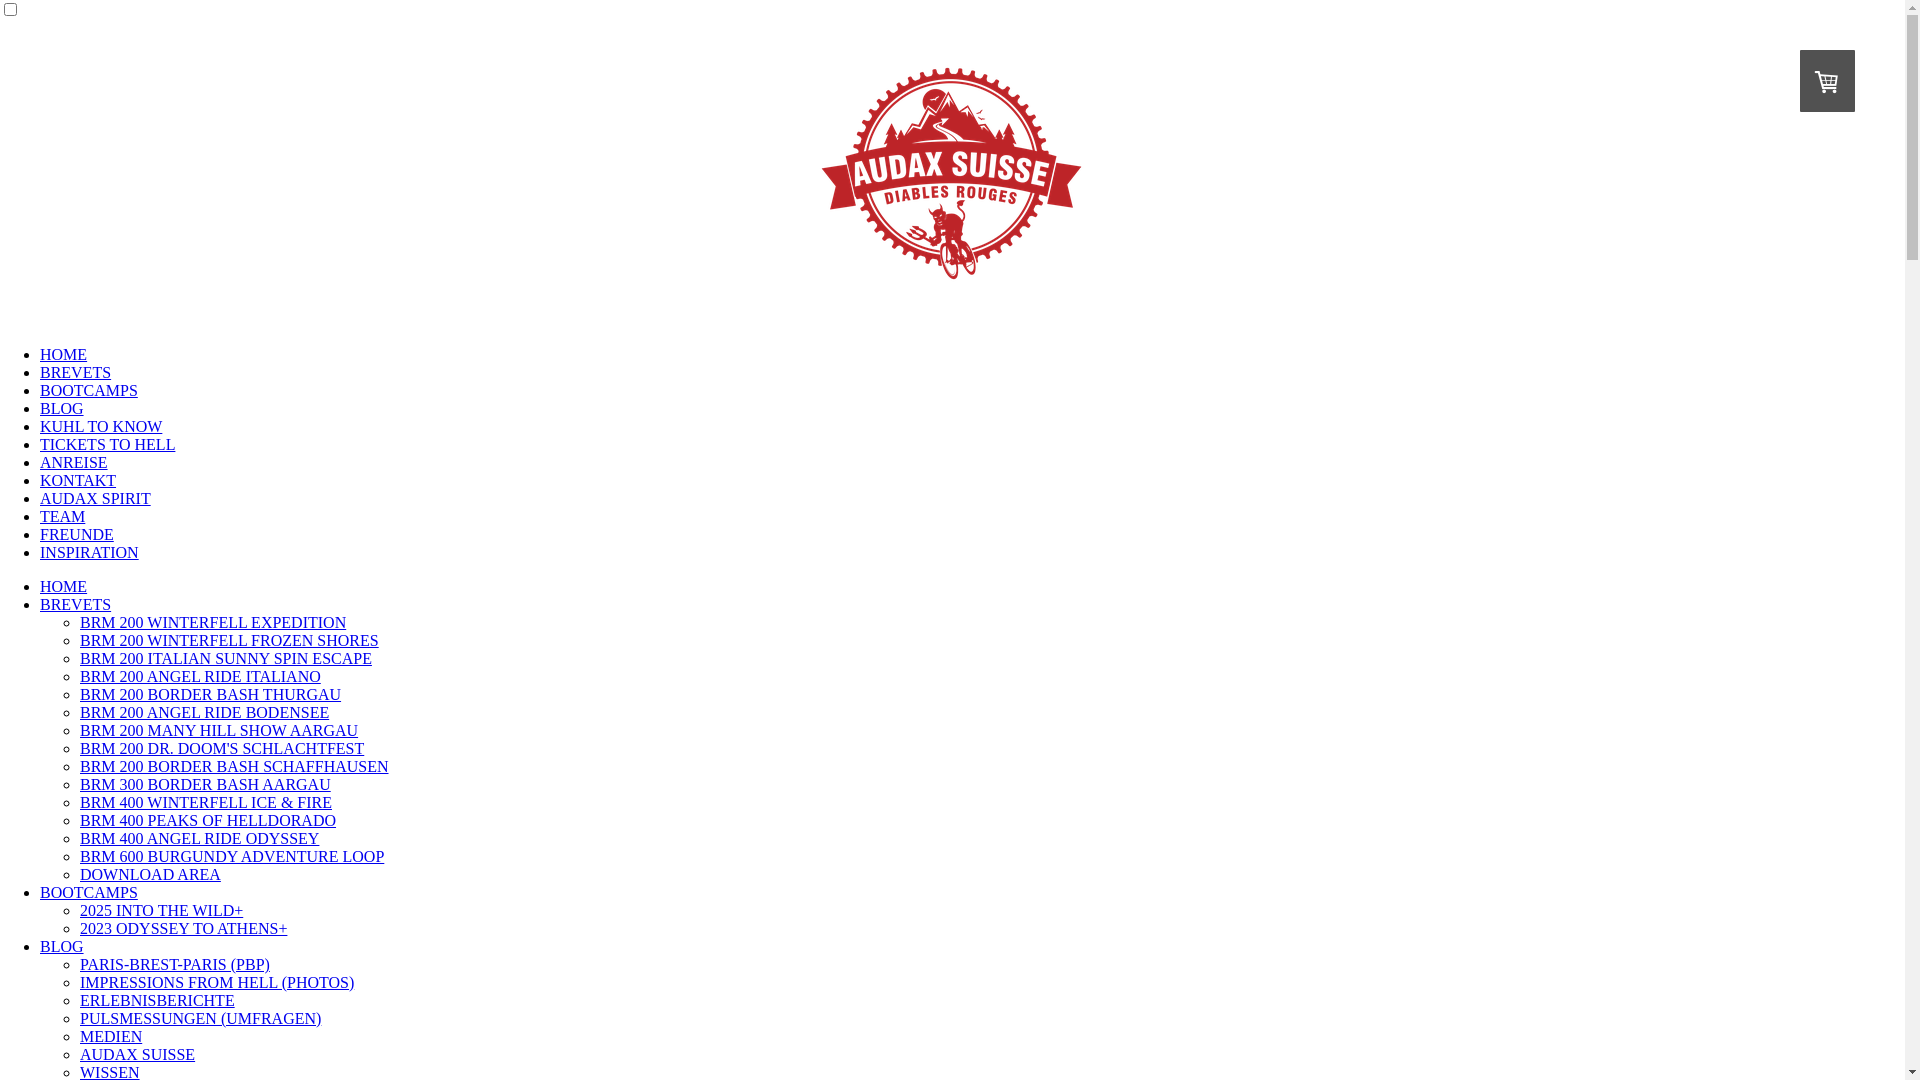 This screenshot has height=1080, width=1920. Describe the element at coordinates (73, 462) in the screenshot. I see `'ANREISE'` at that location.